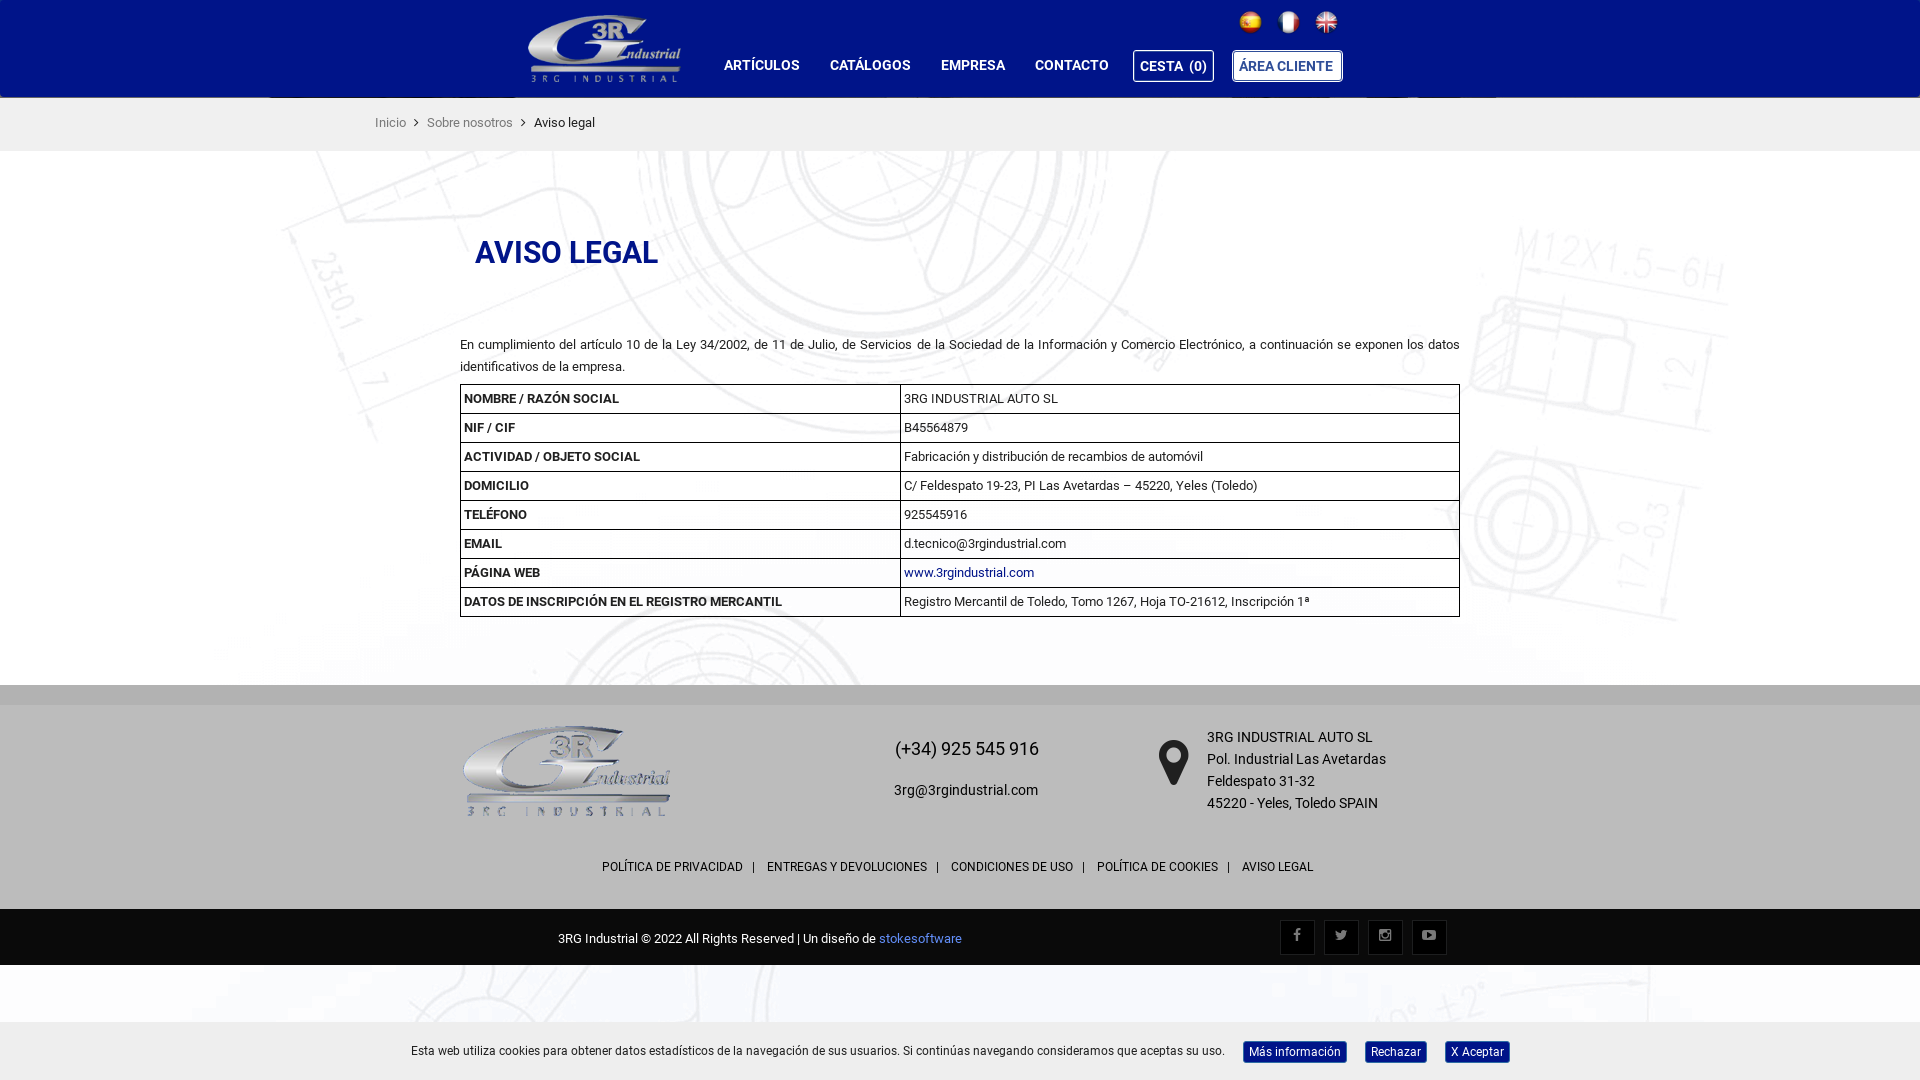 The height and width of the screenshot is (1080, 1920). What do you see at coordinates (1394, 1051) in the screenshot?
I see `'Rechazar'` at bounding box center [1394, 1051].